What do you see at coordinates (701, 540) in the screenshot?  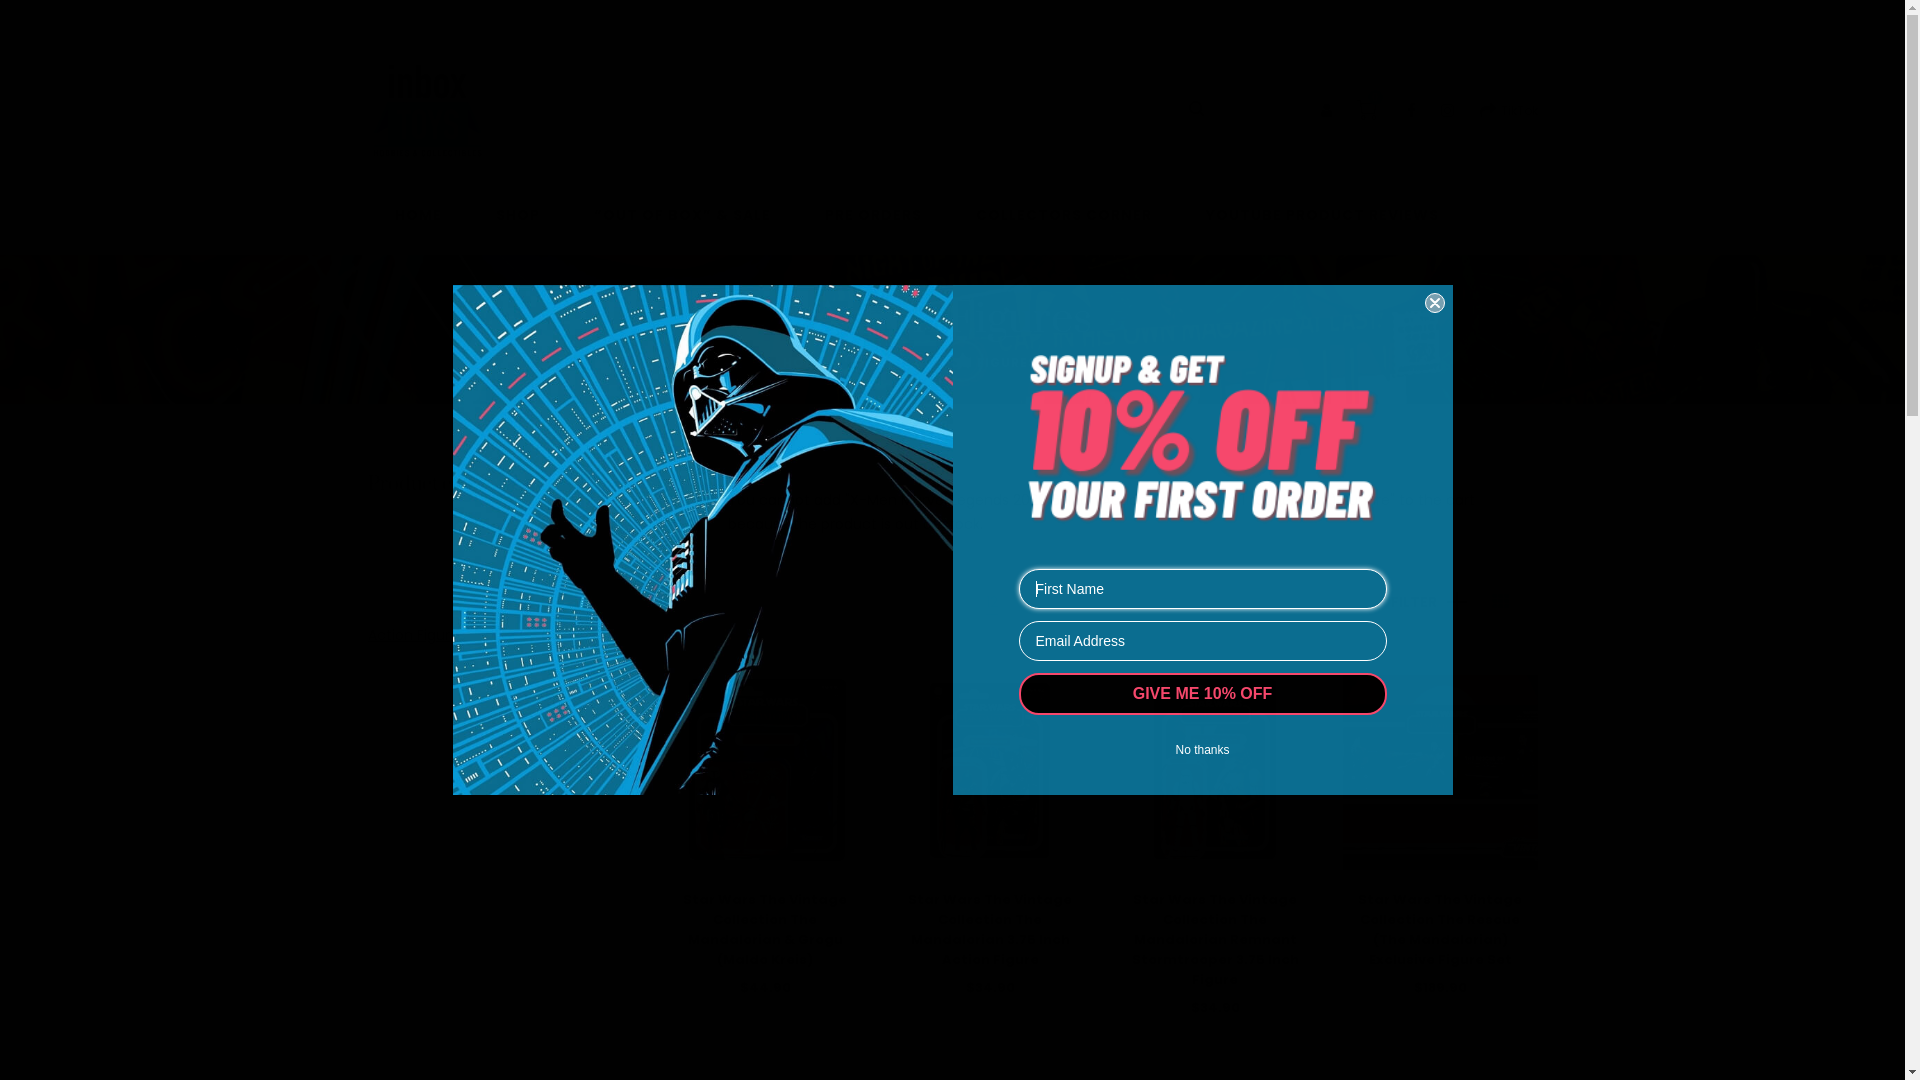 I see `'Darth Vader'` at bounding box center [701, 540].